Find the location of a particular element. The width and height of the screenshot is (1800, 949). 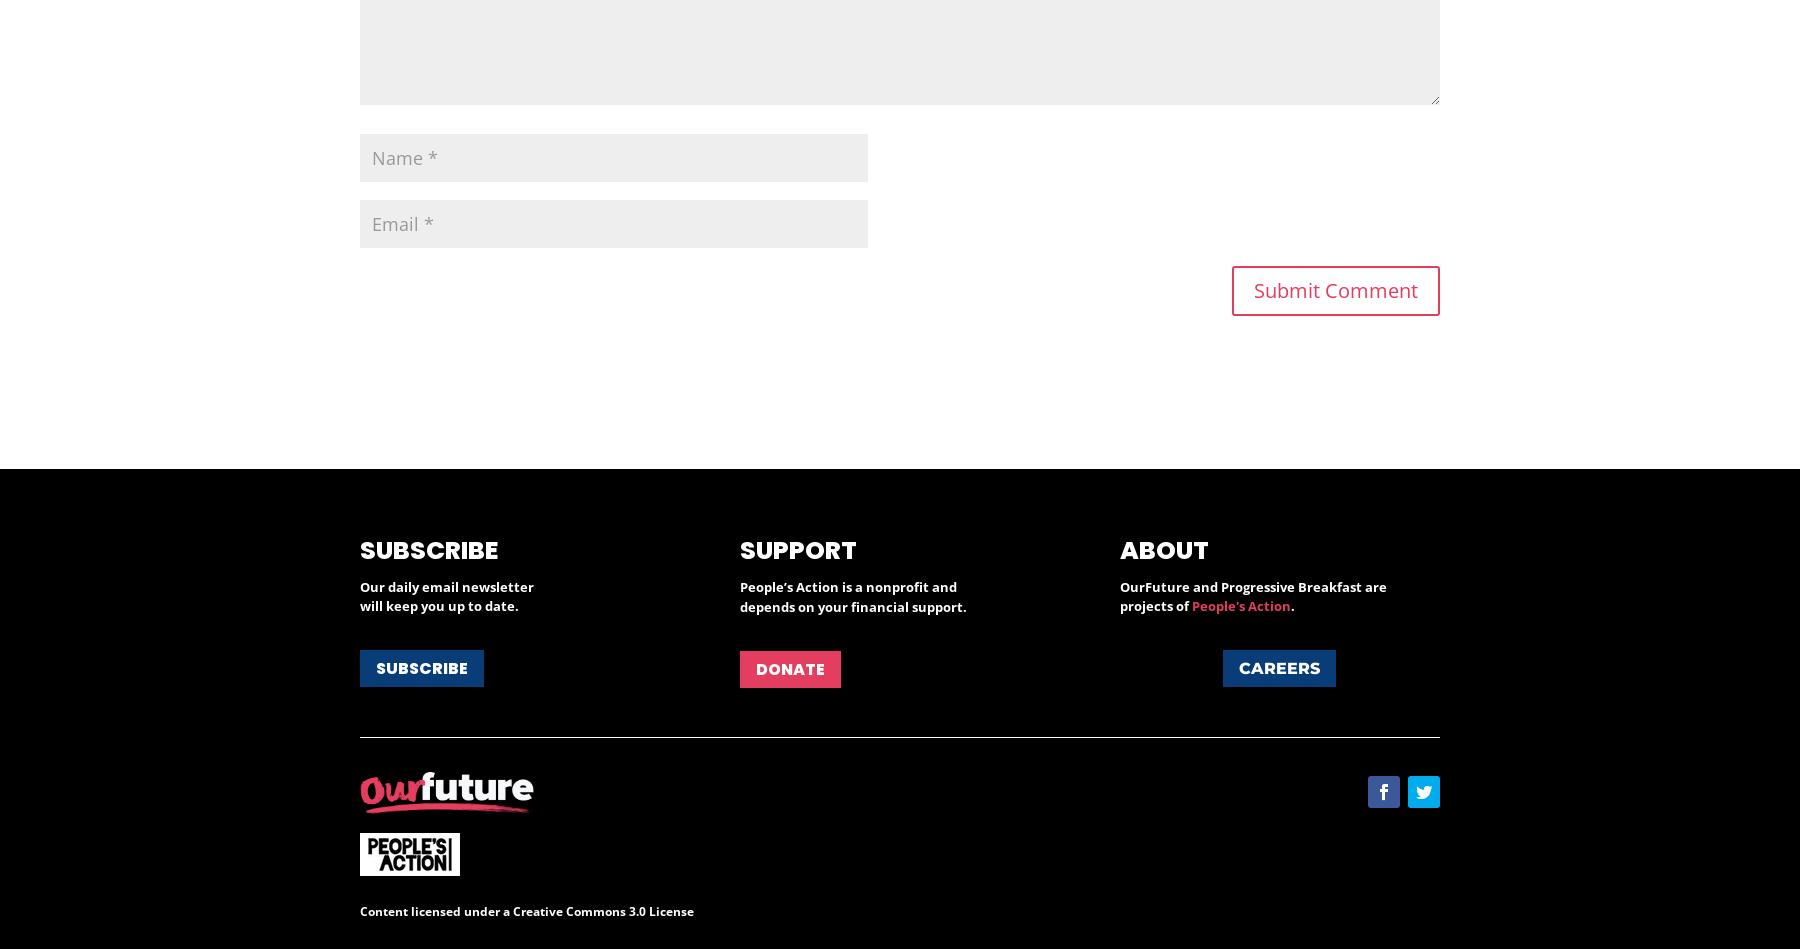

'About' is located at coordinates (1162, 549).